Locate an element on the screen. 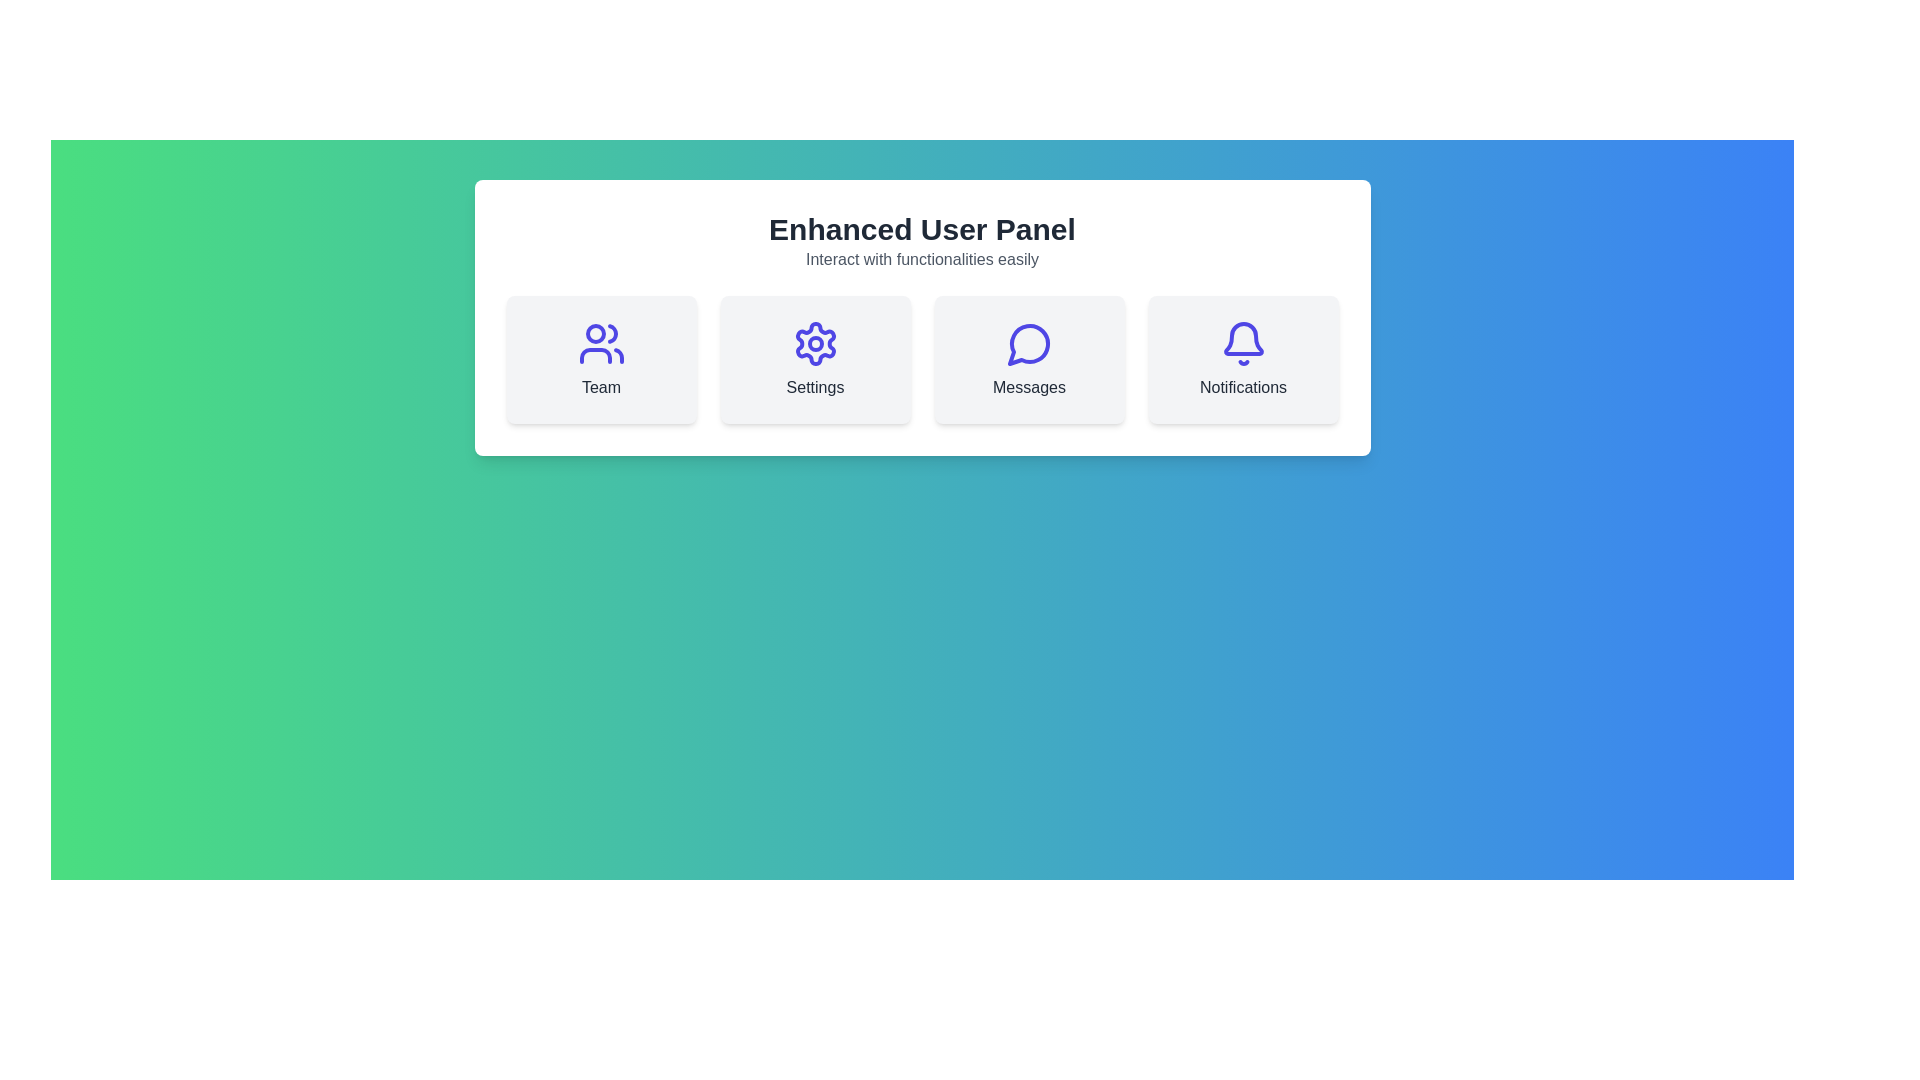 This screenshot has height=1080, width=1920. the bell icon representing notifications located at the top-center of the 'Notifications' card, which is the rightmost among four horizontally aligned cards is located at coordinates (1242, 342).